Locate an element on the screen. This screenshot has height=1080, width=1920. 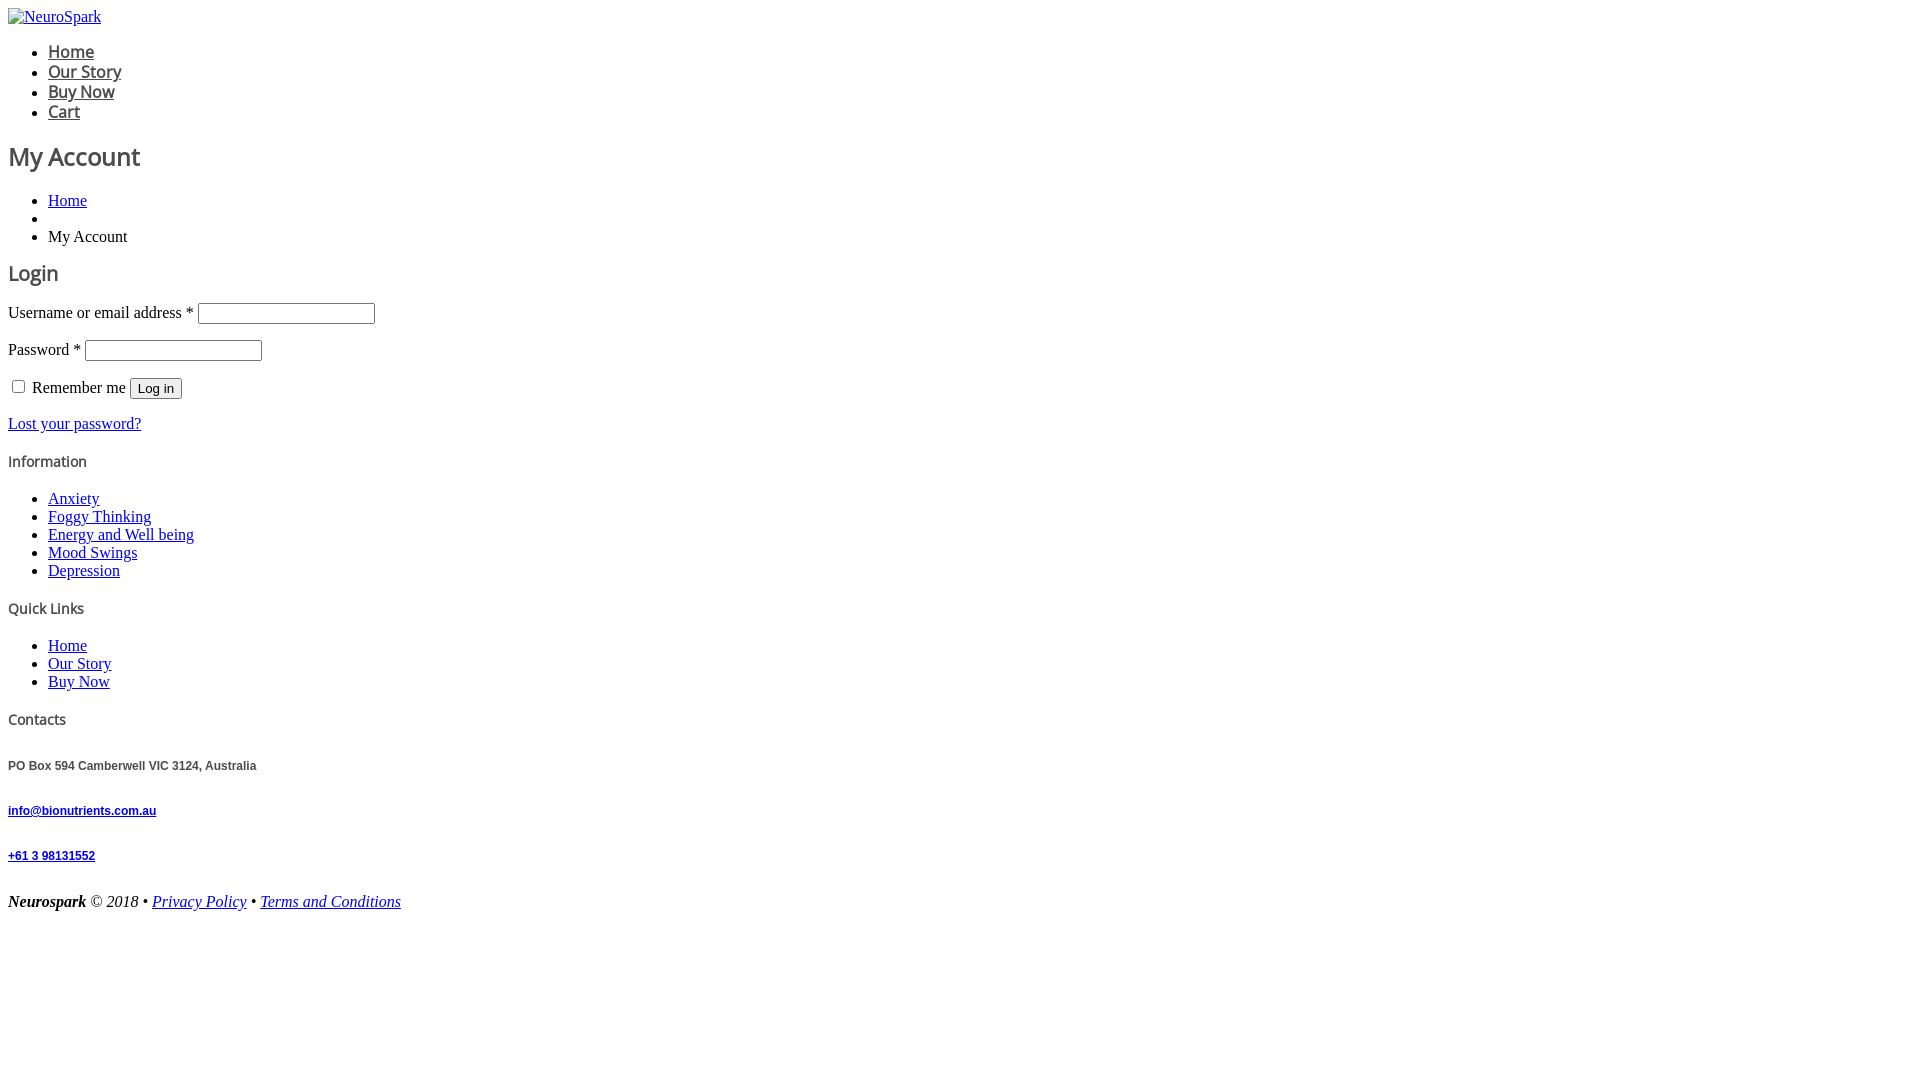
'Privacy Policy' is located at coordinates (199, 901).